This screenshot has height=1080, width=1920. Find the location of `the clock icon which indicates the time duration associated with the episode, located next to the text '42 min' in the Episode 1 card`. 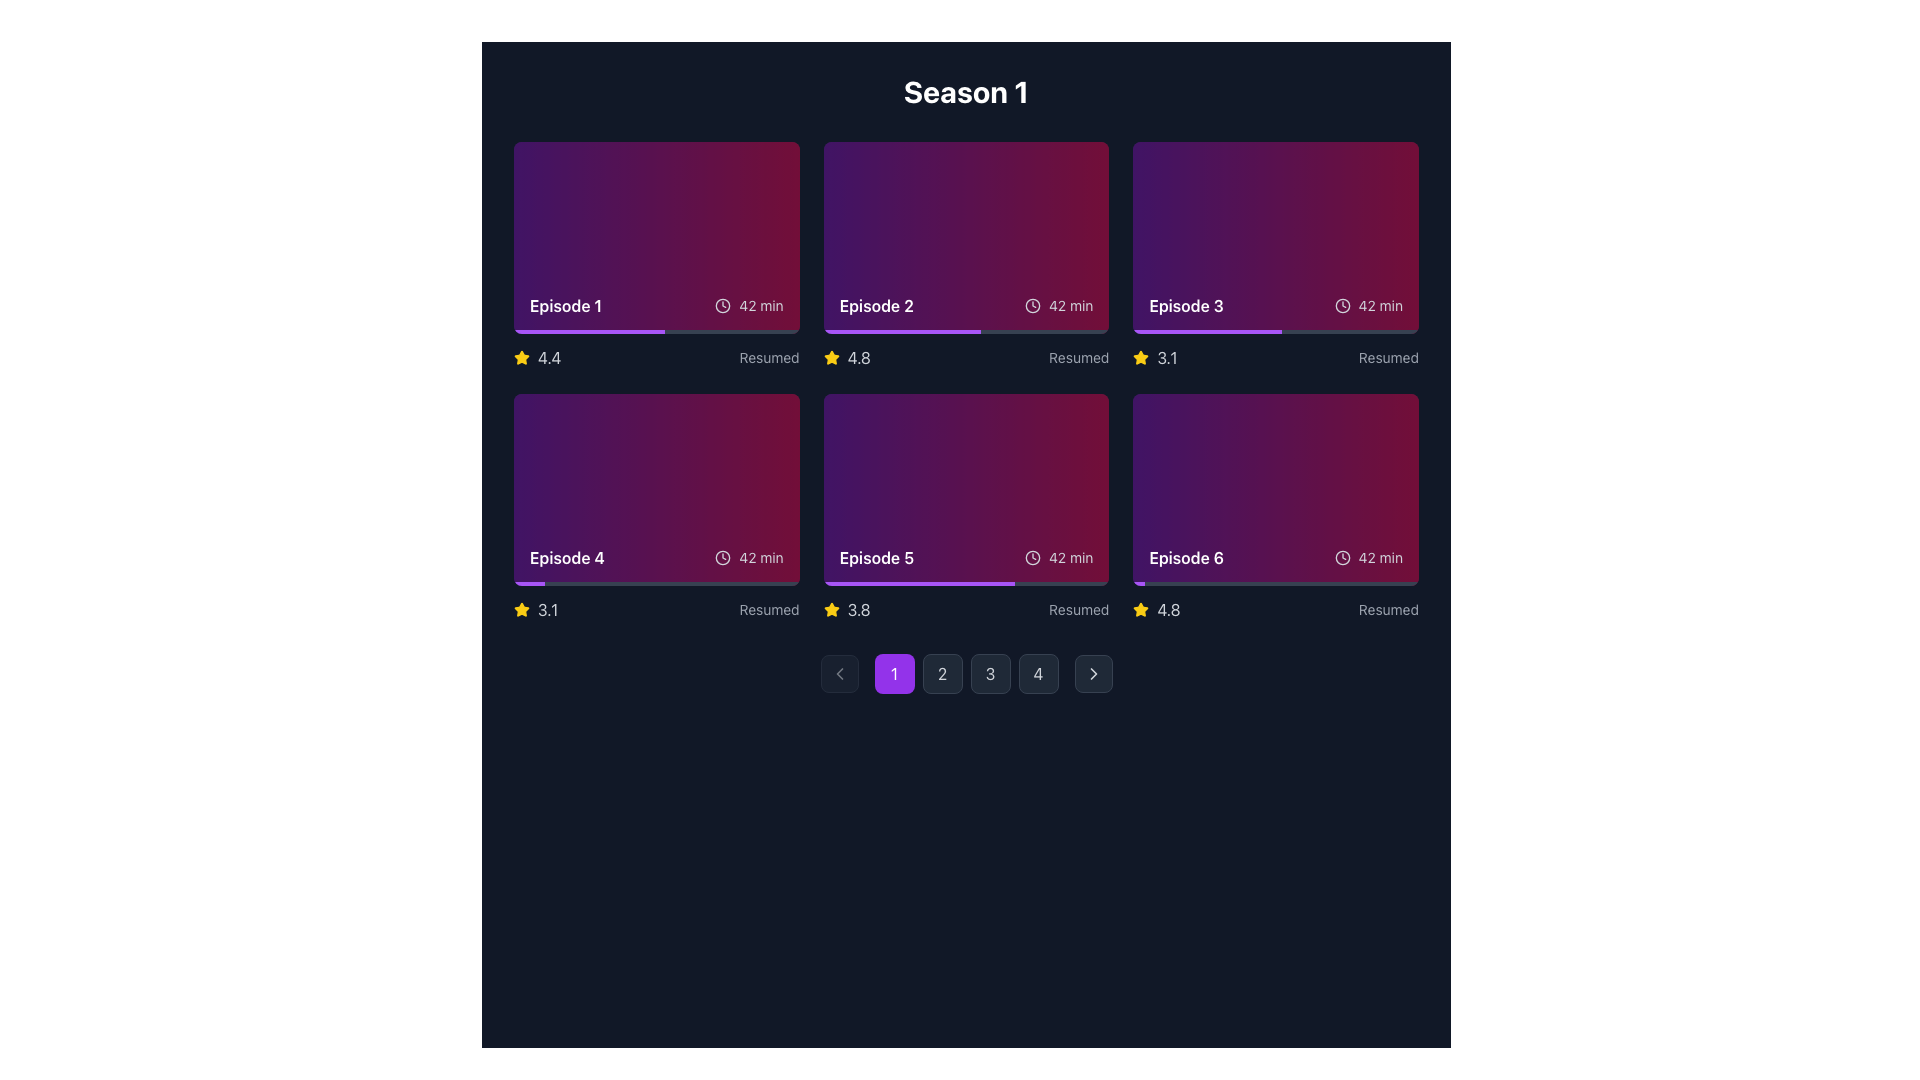

the clock icon which indicates the time duration associated with the episode, located next to the text '42 min' in the Episode 1 card is located at coordinates (722, 305).